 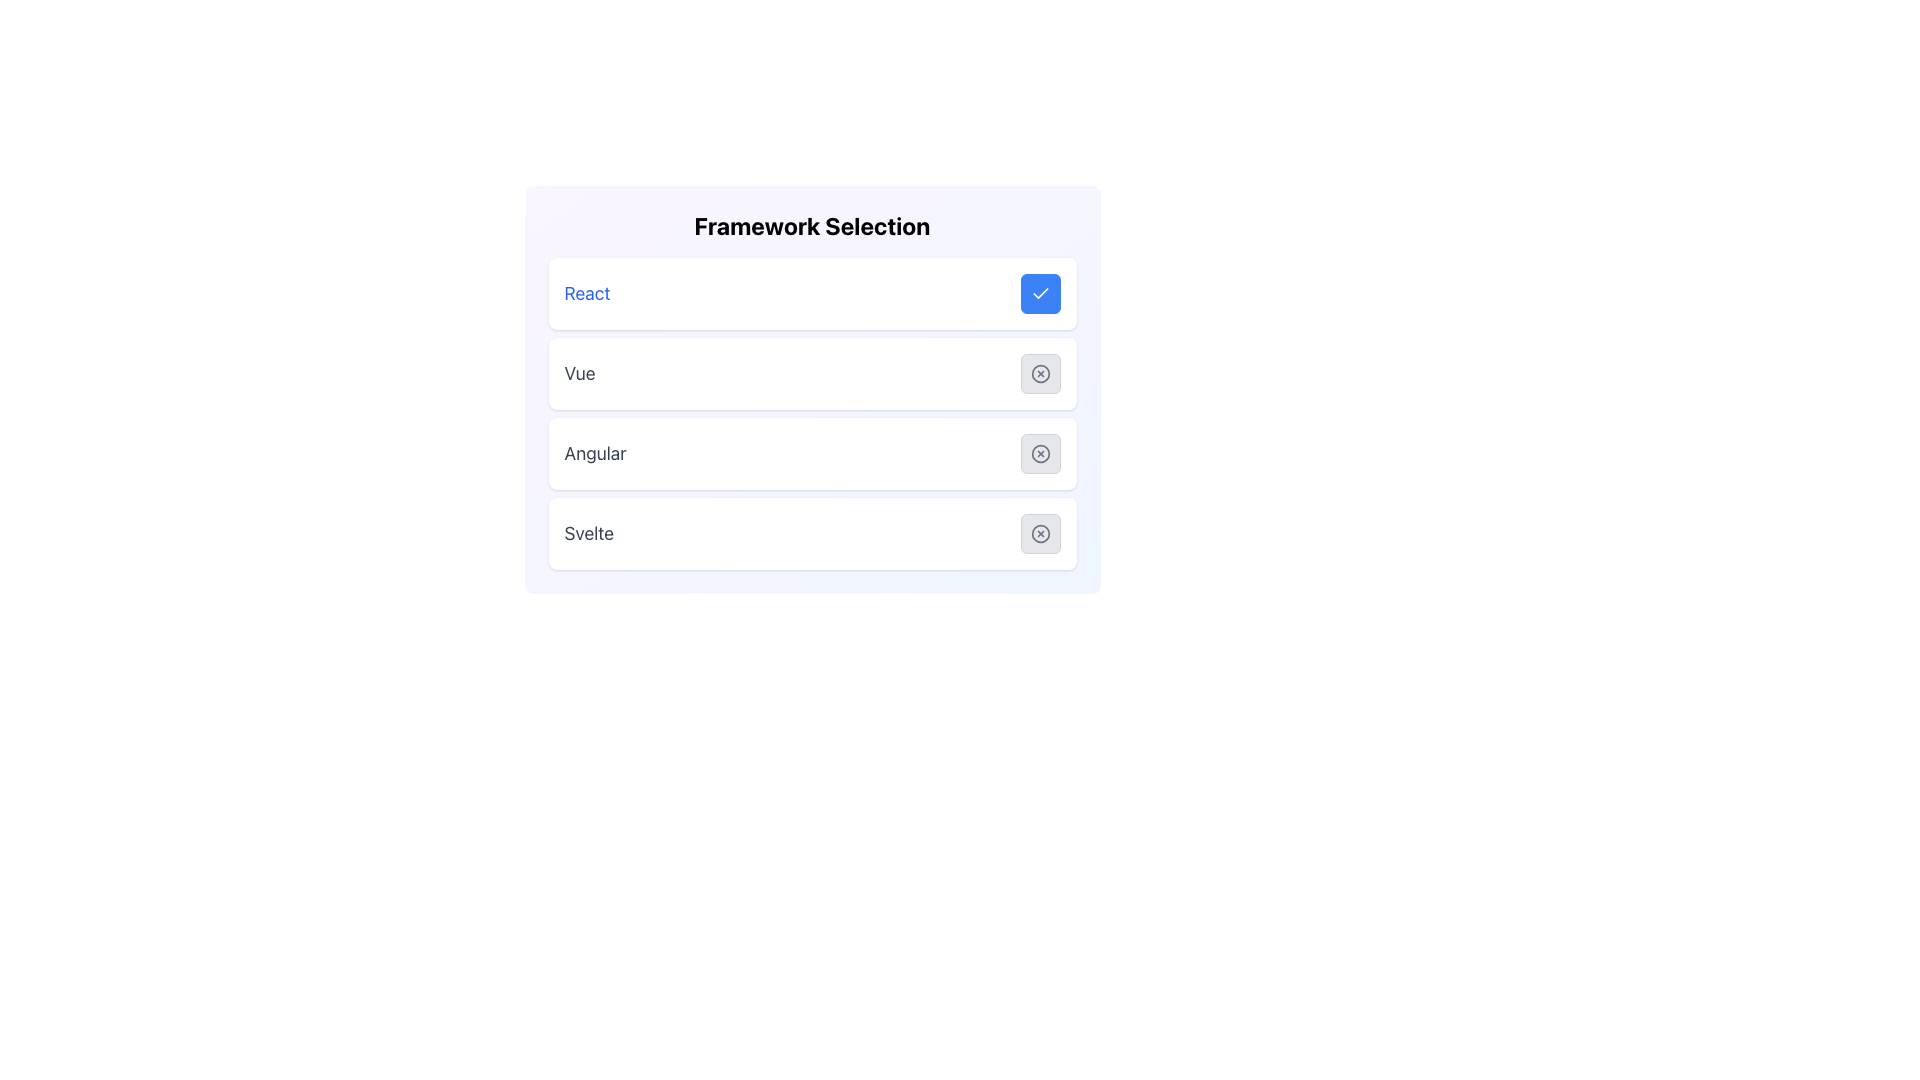 I want to click on the small circular icon button with a gray border and red 'X' symbol, located immediately to the right of the 'Vue' label in the list of frameworks, so click(x=1040, y=374).